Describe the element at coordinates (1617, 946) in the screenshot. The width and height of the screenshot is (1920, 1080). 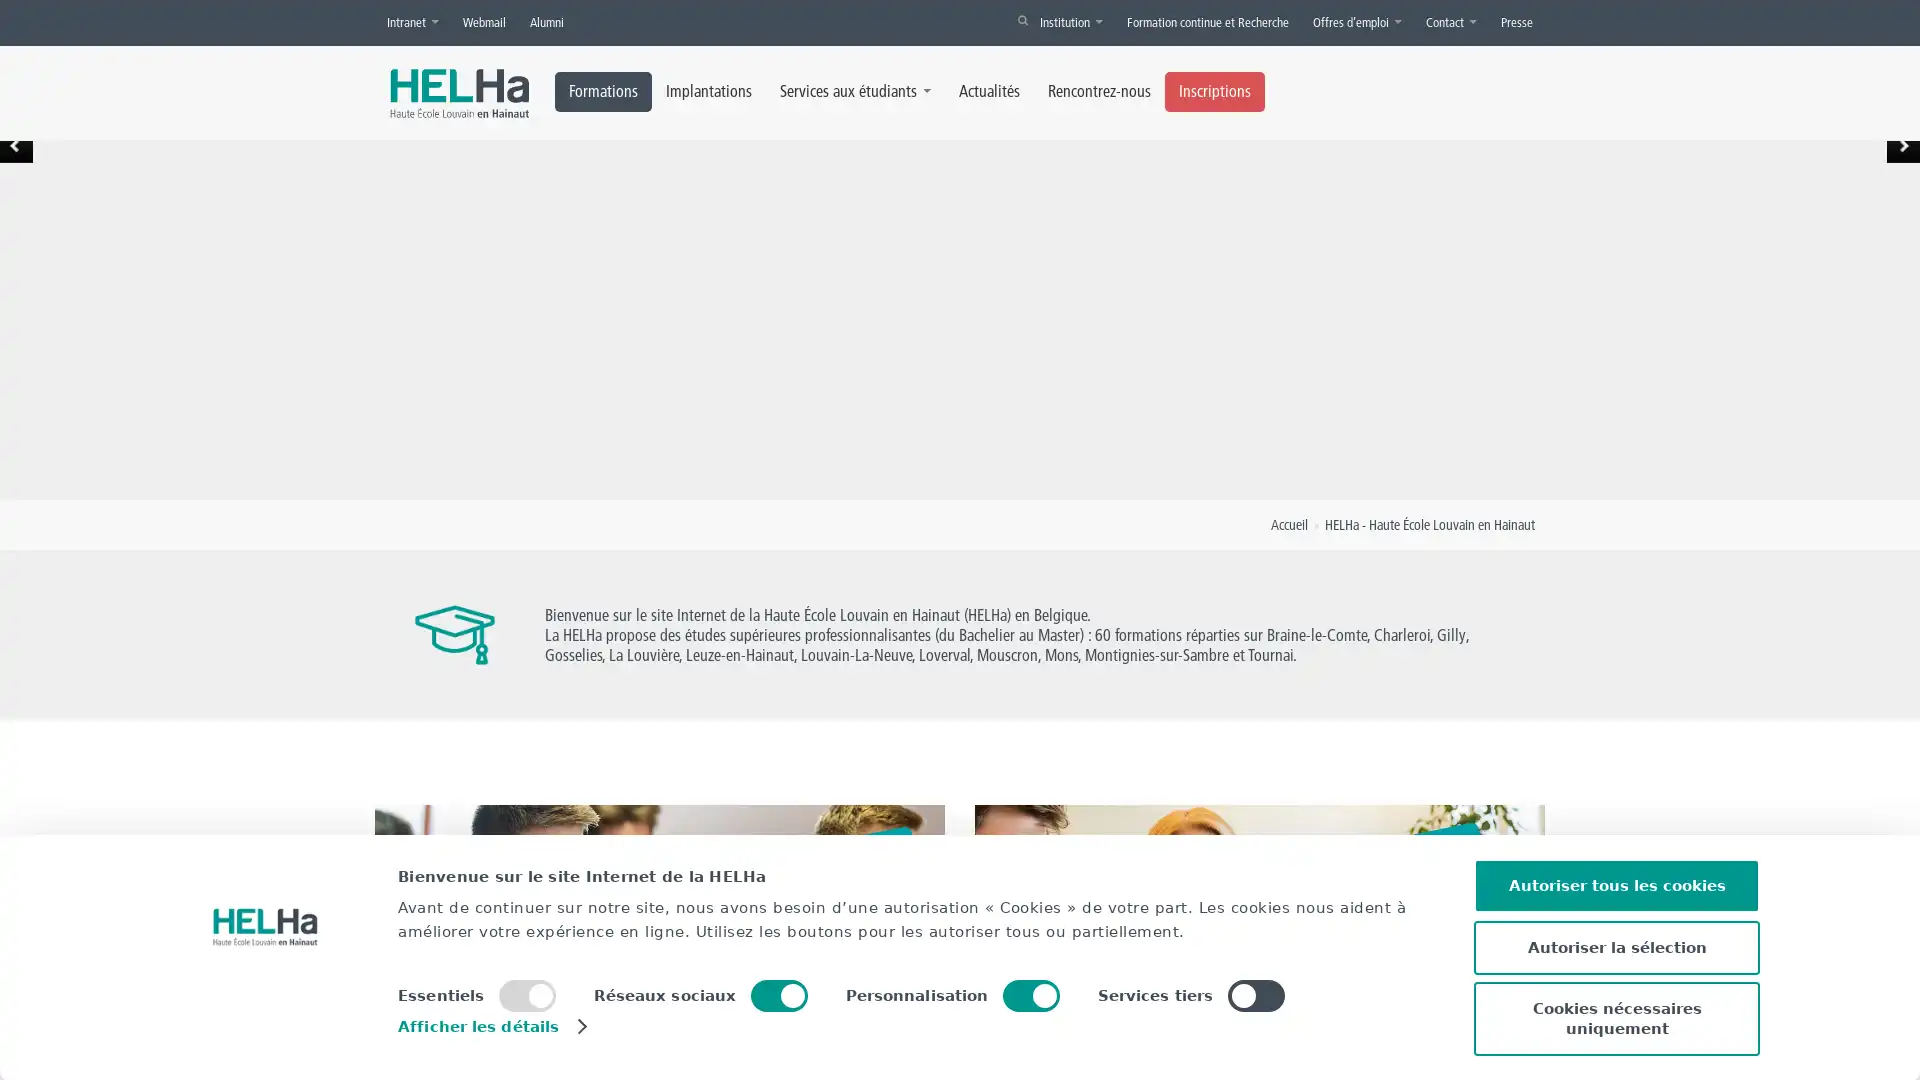
I see `Autoriser la selection` at that location.